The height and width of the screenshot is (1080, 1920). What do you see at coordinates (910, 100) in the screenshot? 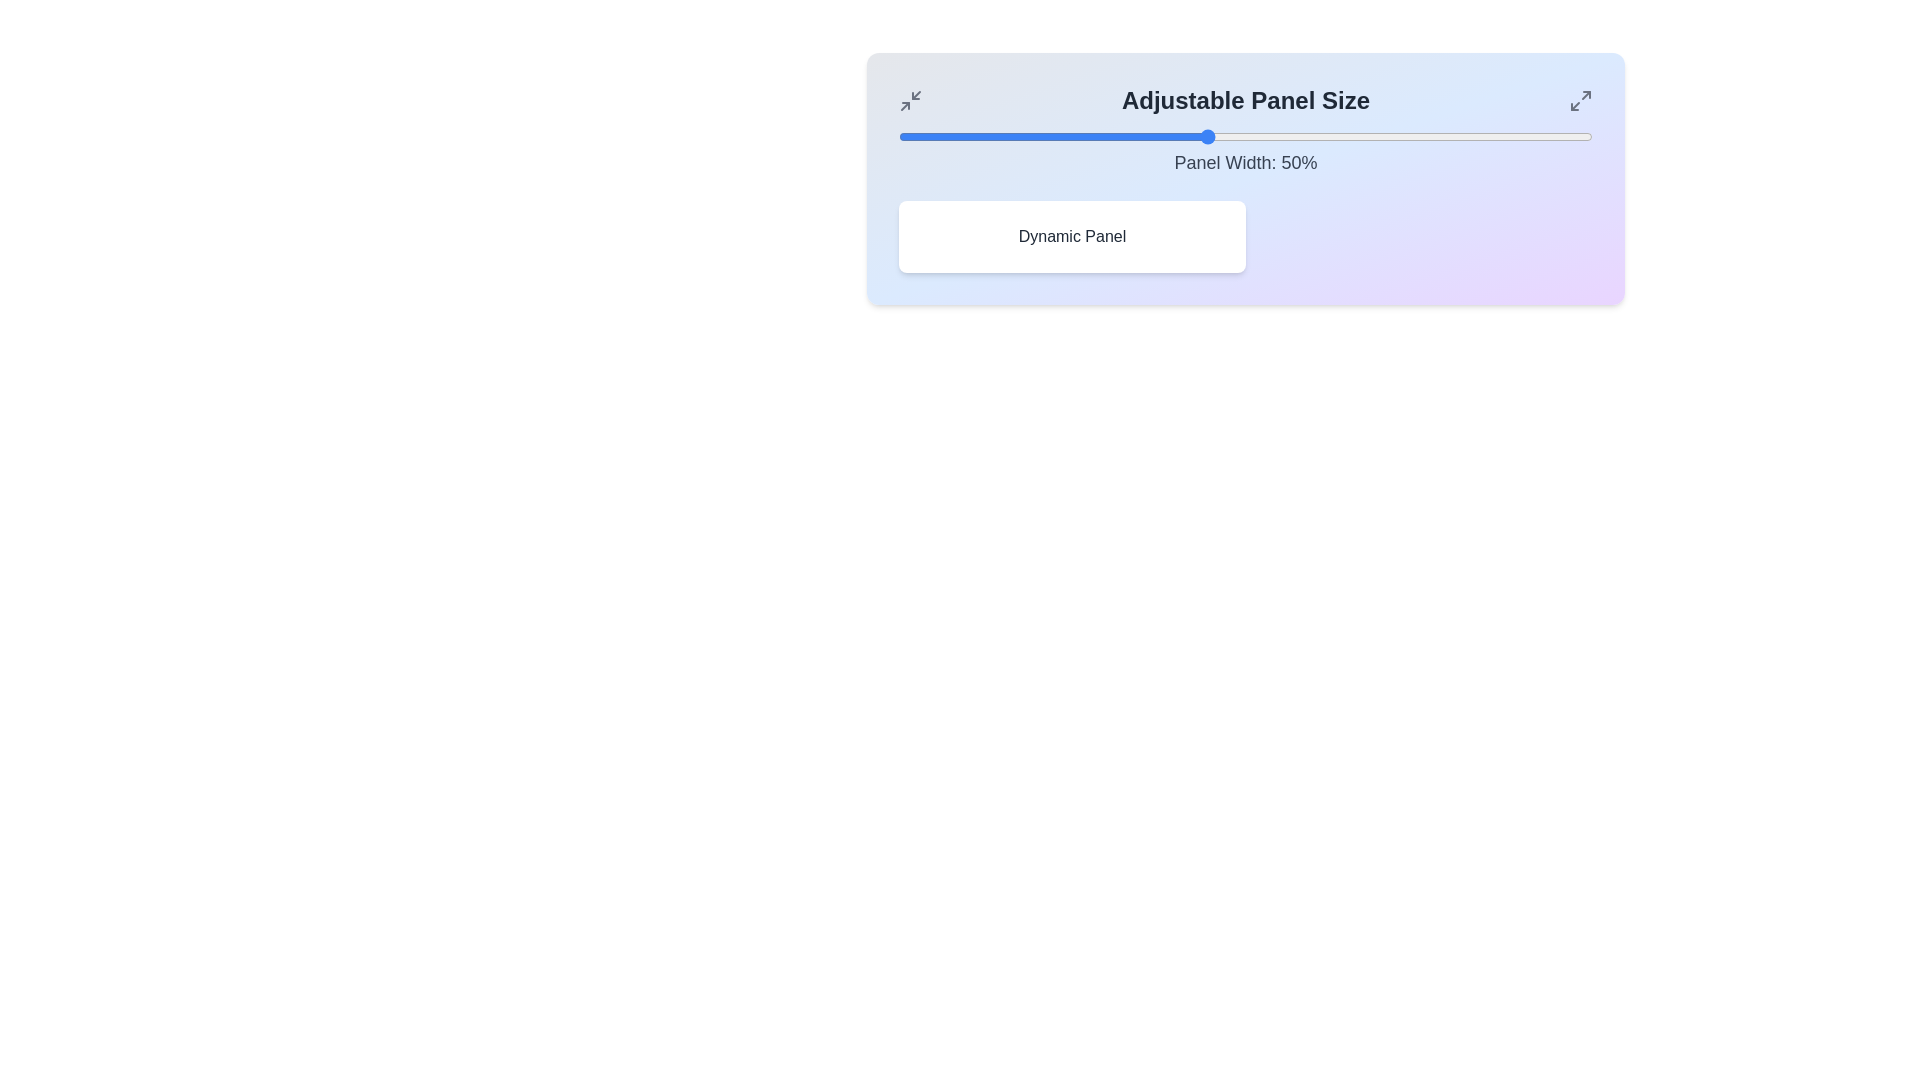
I see `the minimization button icon located at the far left of the header row, which is styled with lines and arrows in gray, to minimize the panel` at bounding box center [910, 100].